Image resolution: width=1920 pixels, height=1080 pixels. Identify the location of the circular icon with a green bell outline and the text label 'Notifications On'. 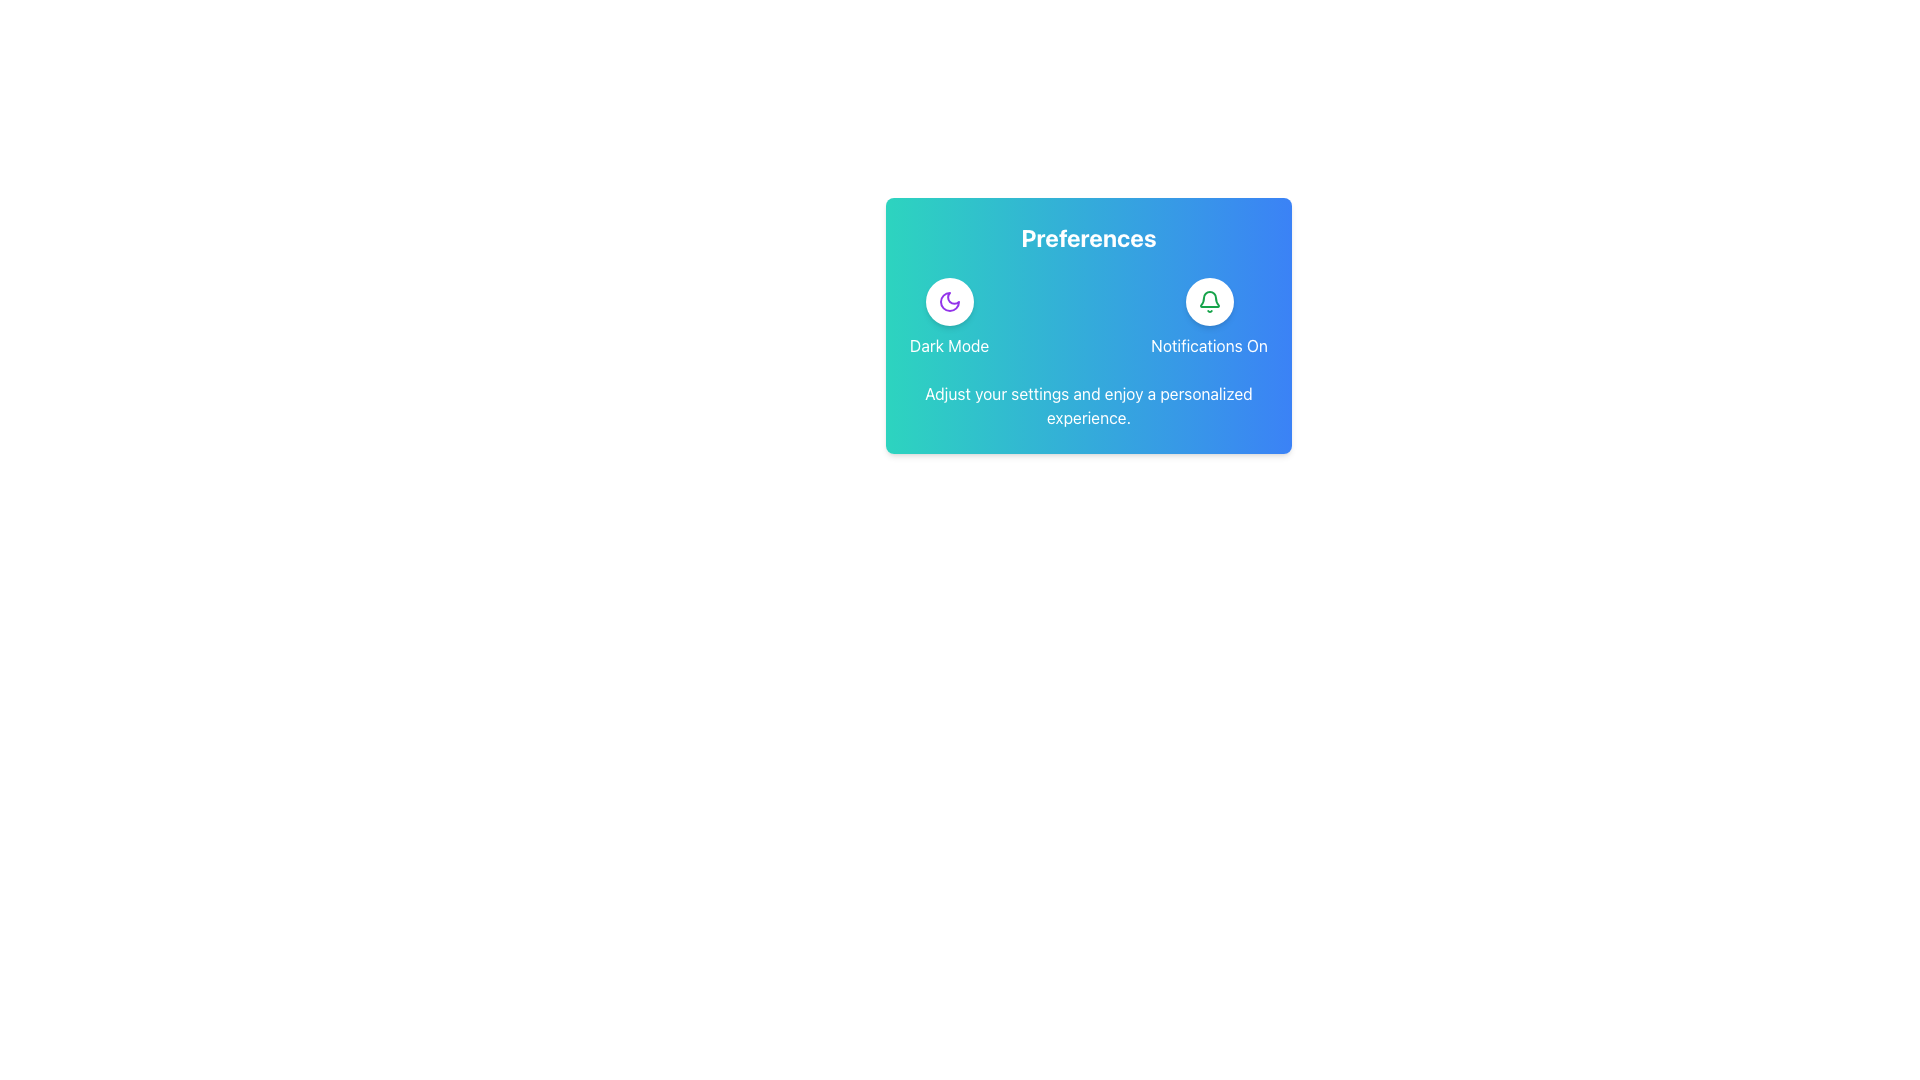
(1208, 316).